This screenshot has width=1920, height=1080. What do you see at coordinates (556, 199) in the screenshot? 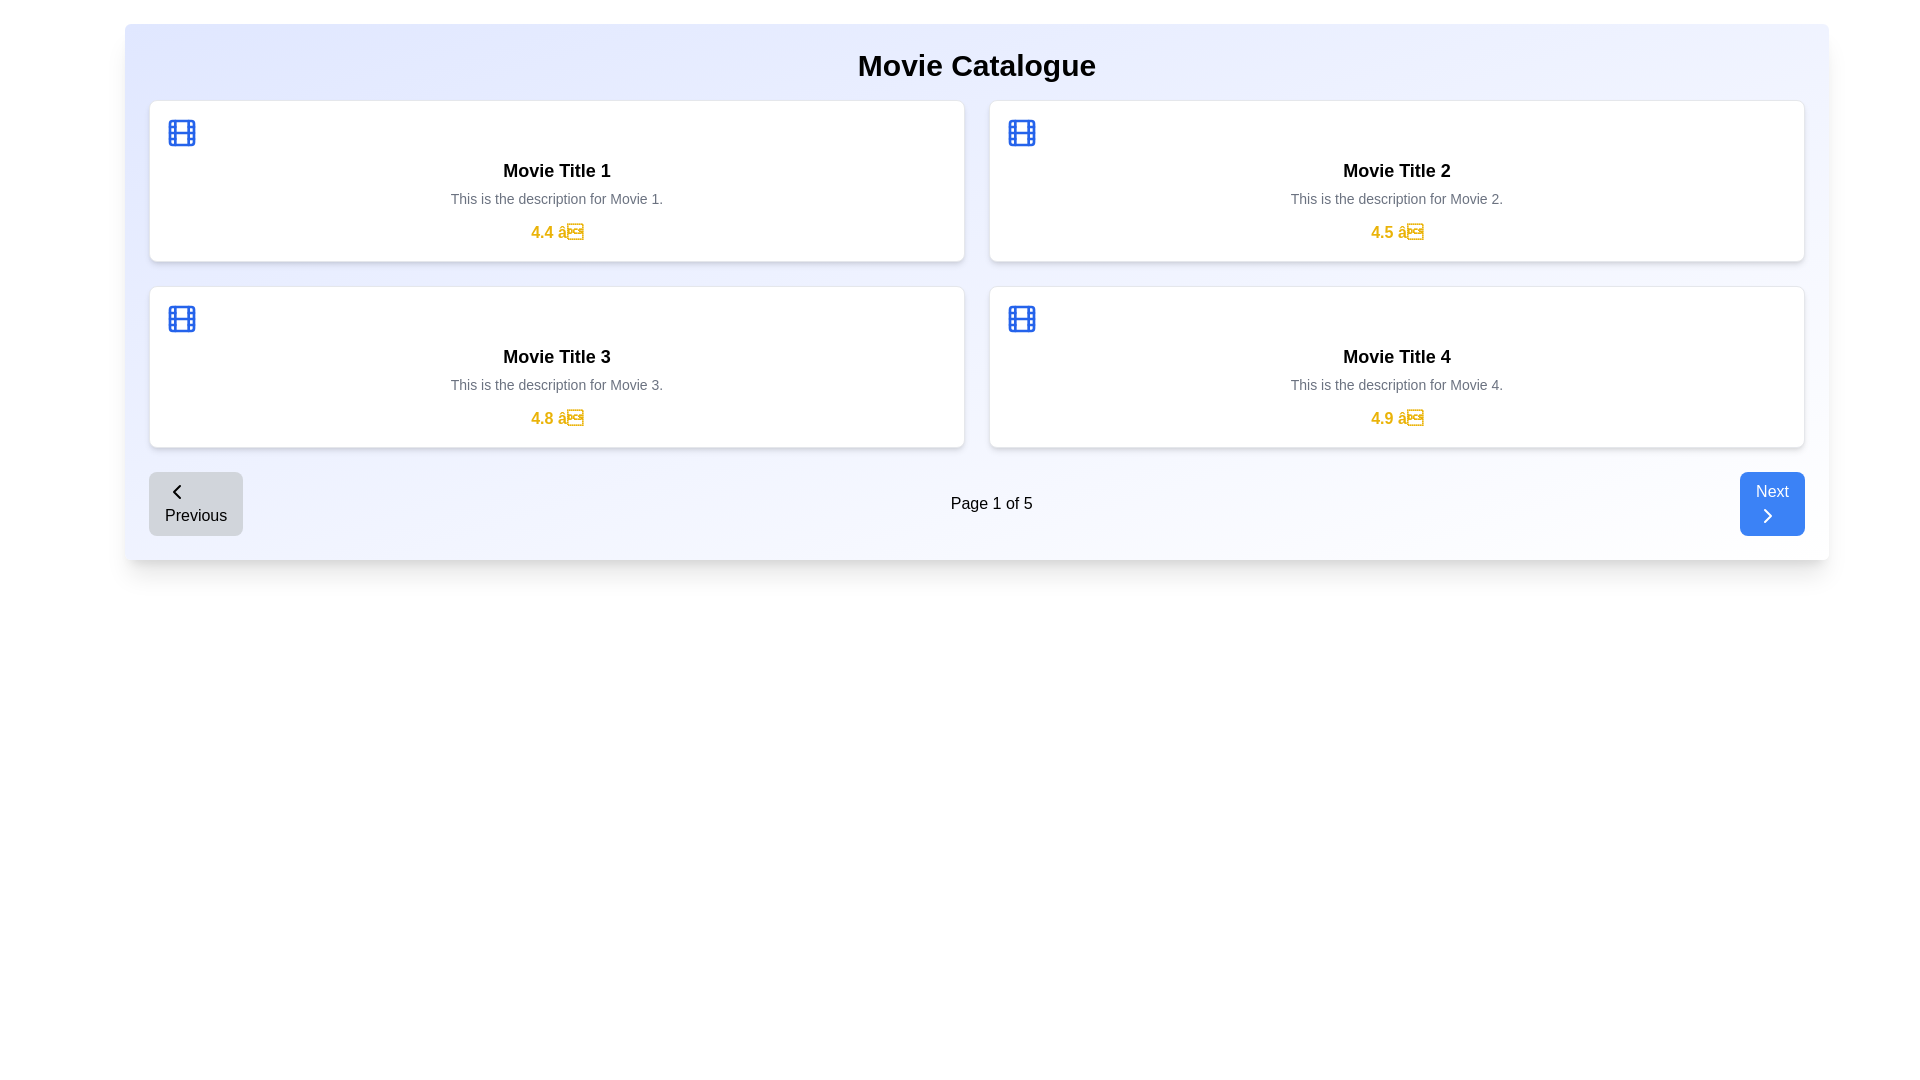
I see `the text element containing 'This is the description for Movie 1.' which is styled in a small, gray font and located underneath the title text 'Movie Title 1' within the top-left white card of the 2x2 grid layout` at bounding box center [556, 199].